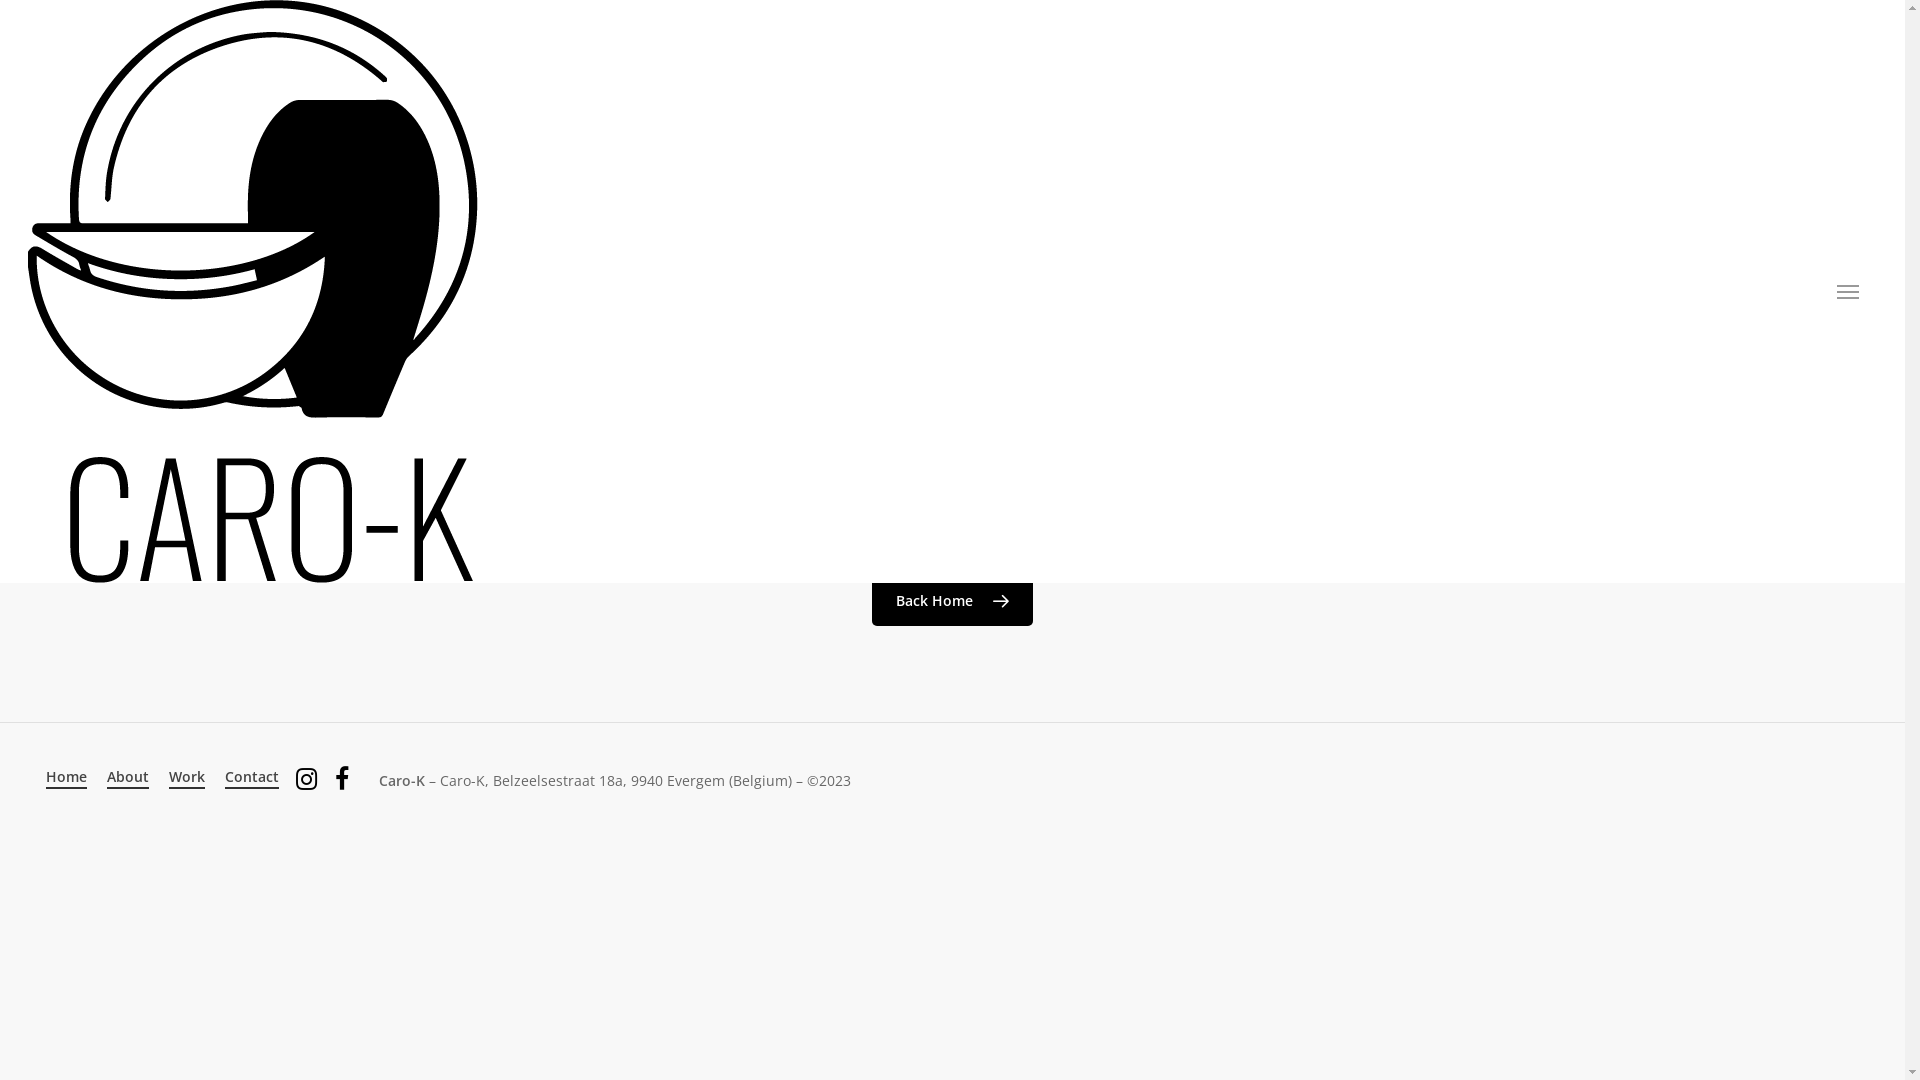  Describe the element at coordinates (251, 775) in the screenshot. I see `'Contact'` at that location.